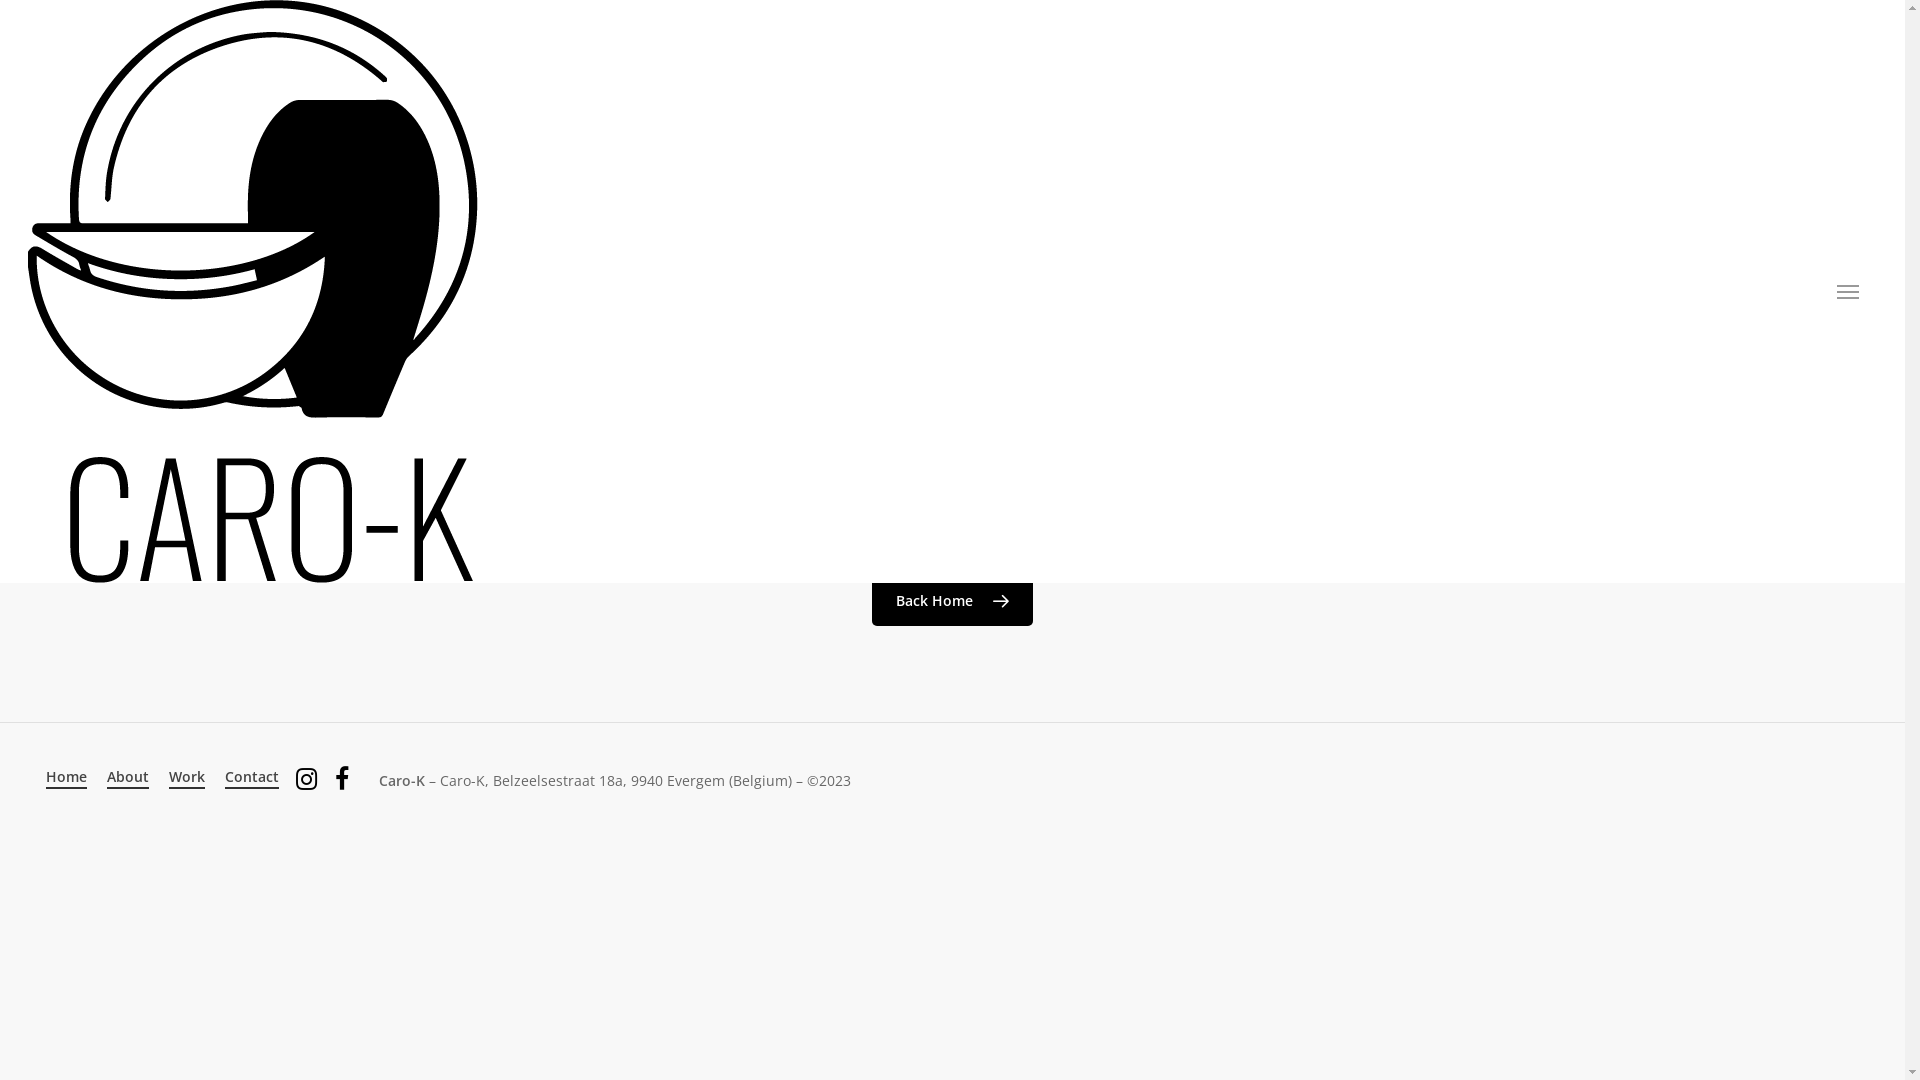  Describe the element at coordinates (251, 775) in the screenshot. I see `'Contact'` at that location.